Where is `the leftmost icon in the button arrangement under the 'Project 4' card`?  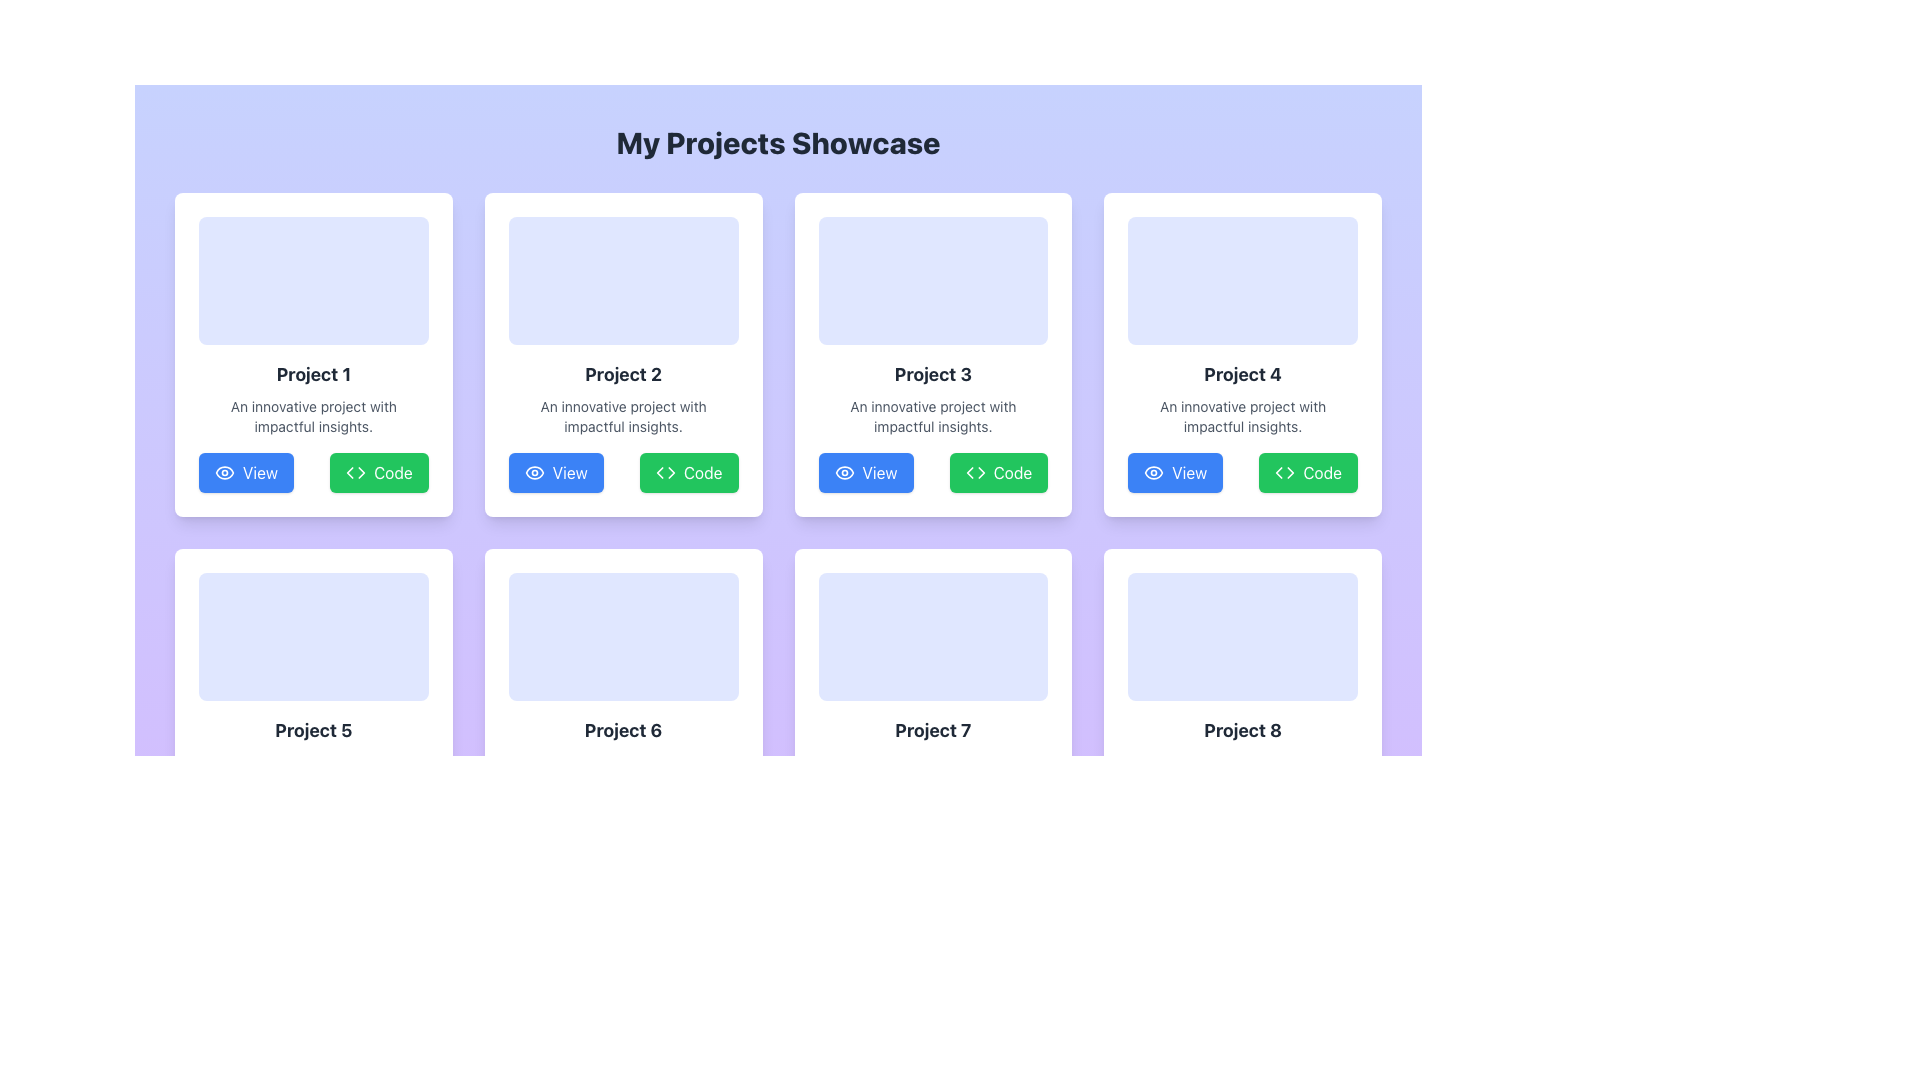
the leftmost icon in the button arrangement under the 'Project 4' card is located at coordinates (1153, 473).